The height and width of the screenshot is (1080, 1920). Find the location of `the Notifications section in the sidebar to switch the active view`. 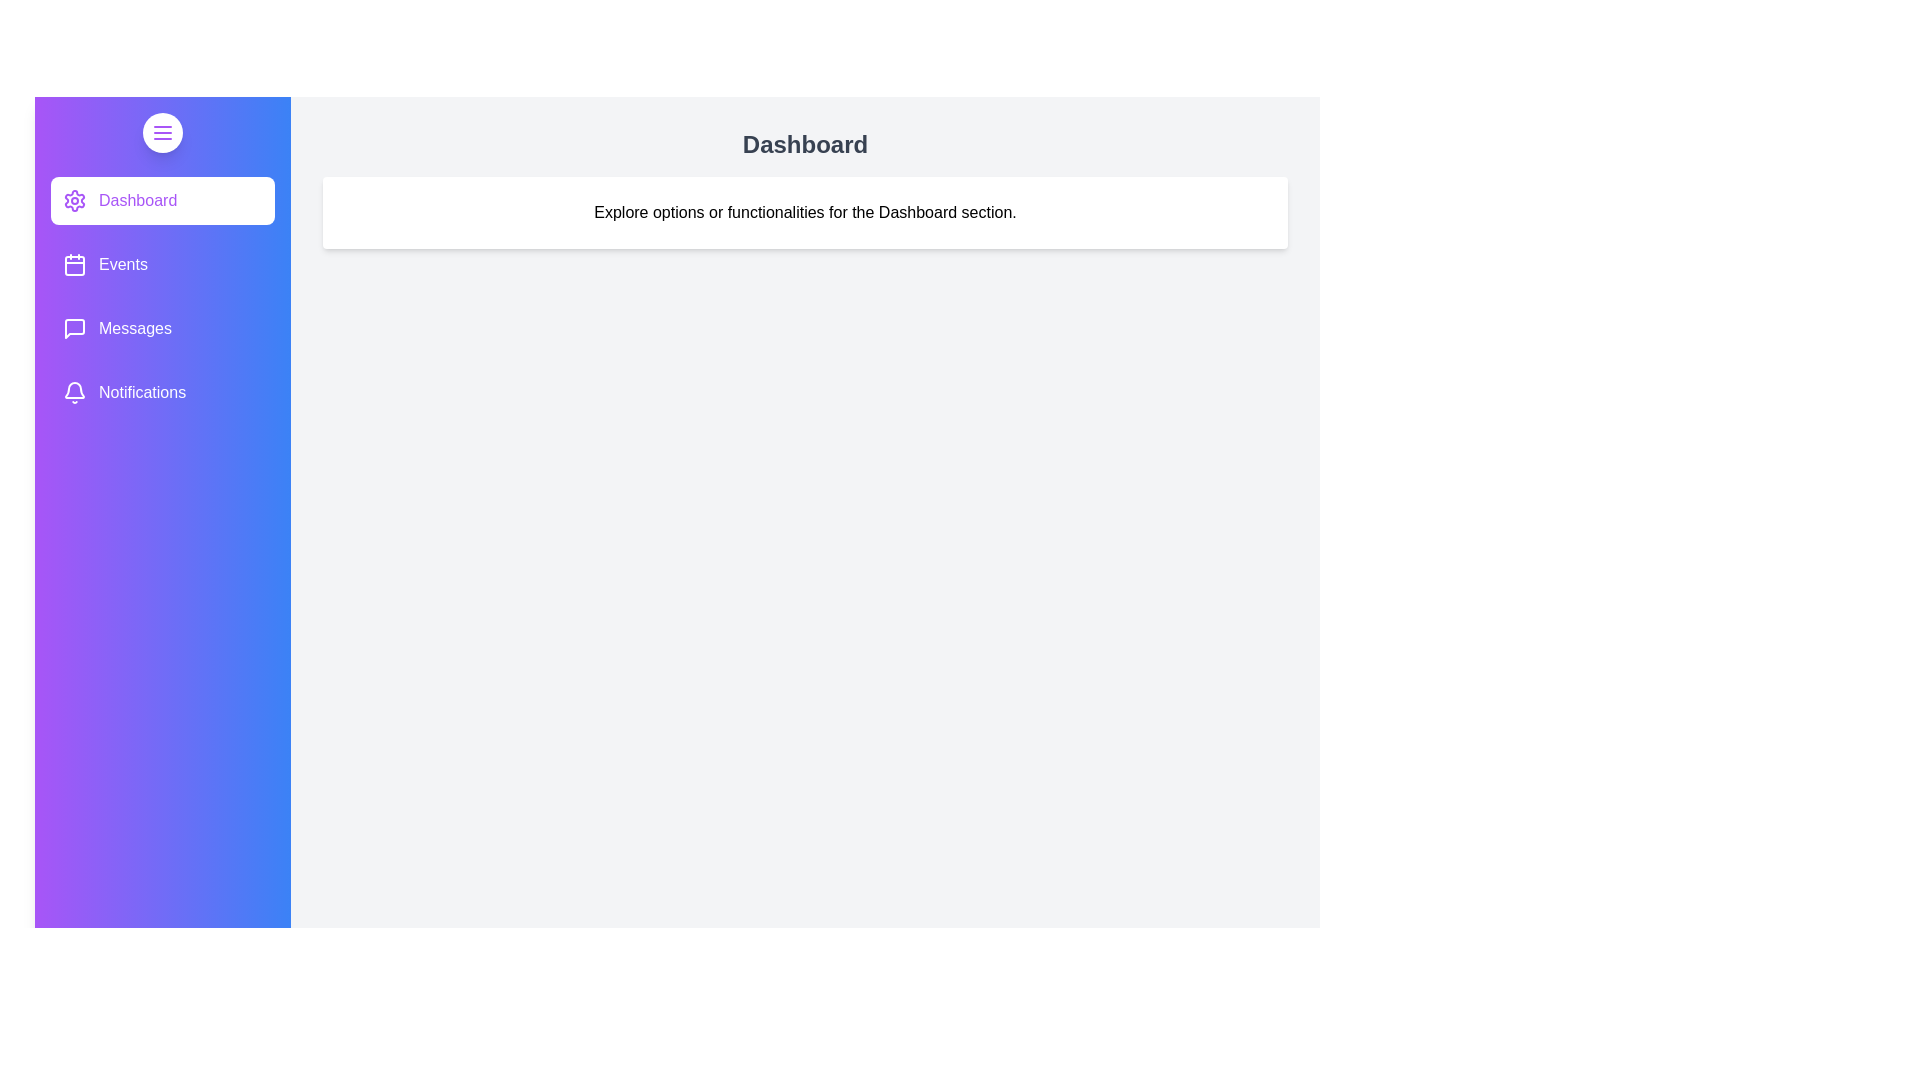

the Notifications section in the sidebar to switch the active view is located at coordinates (163, 393).